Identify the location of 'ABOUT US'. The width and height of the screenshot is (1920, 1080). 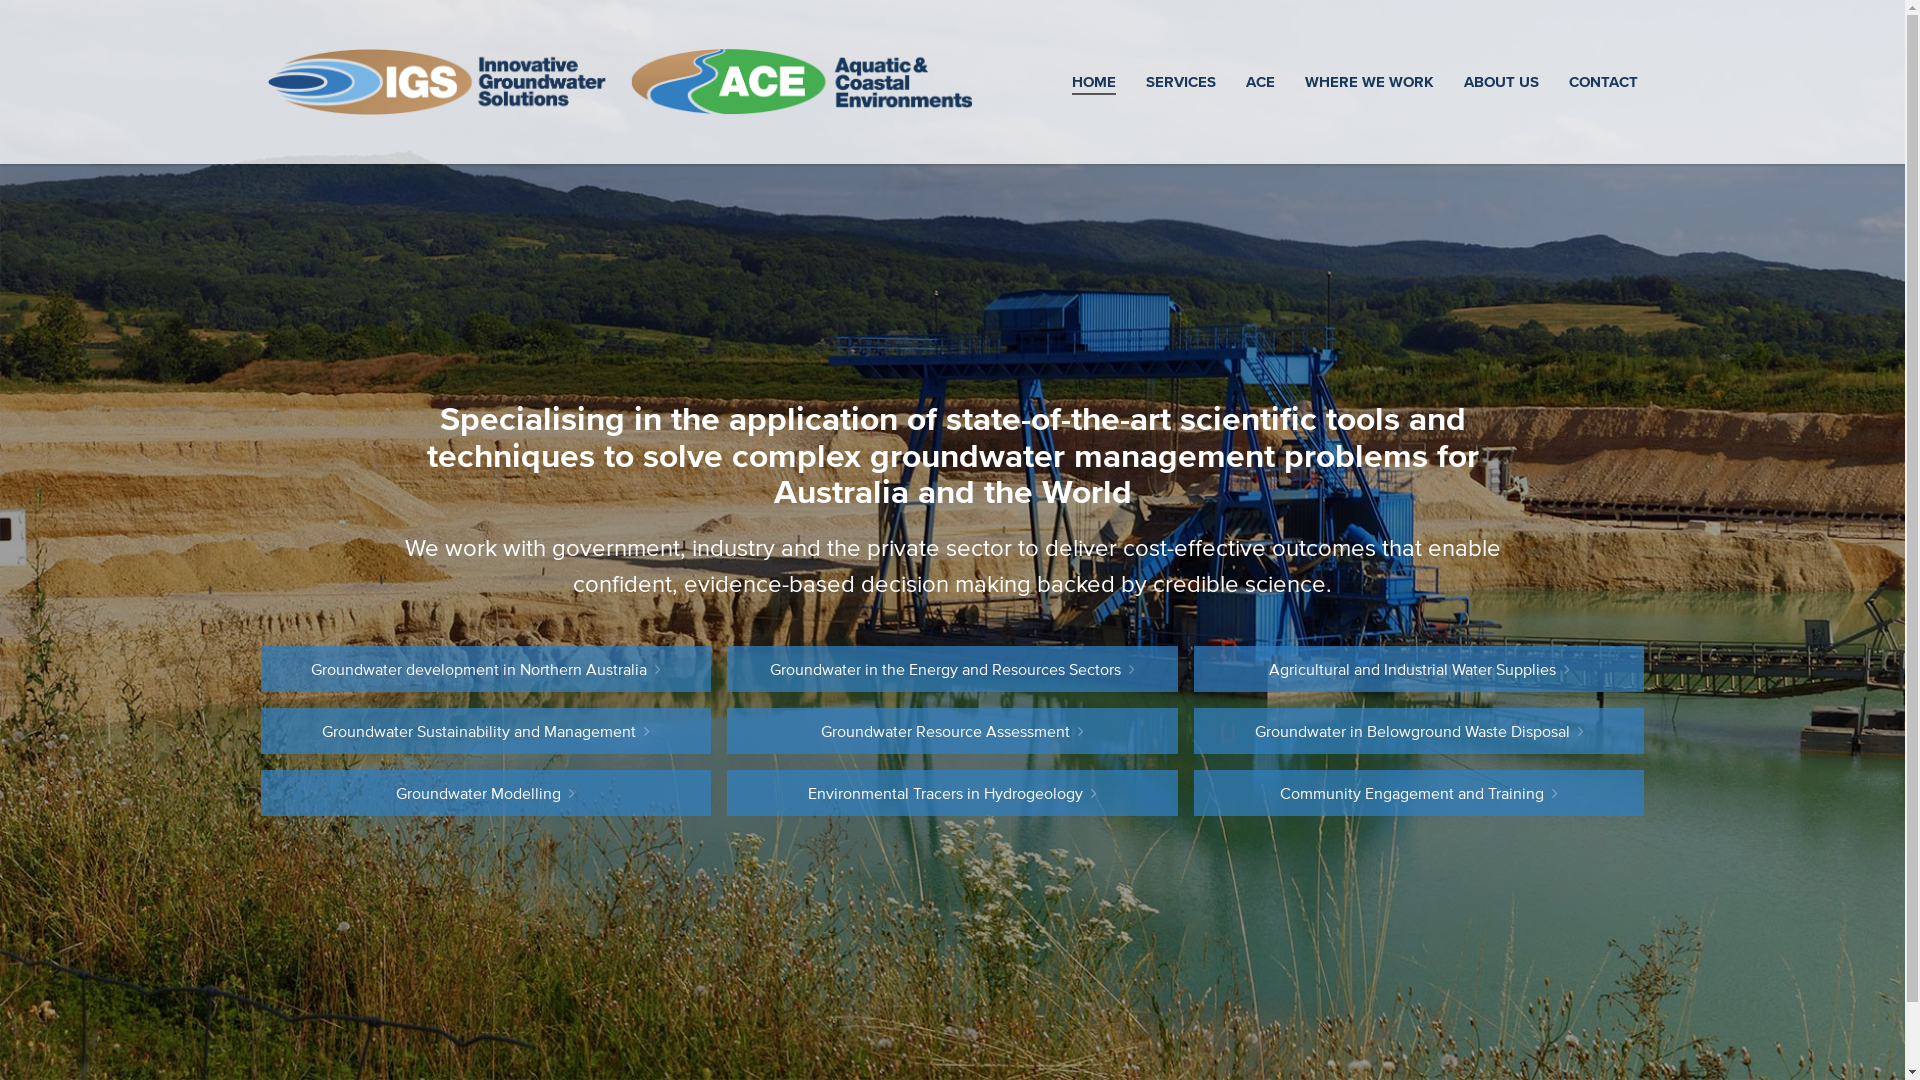
(1500, 80).